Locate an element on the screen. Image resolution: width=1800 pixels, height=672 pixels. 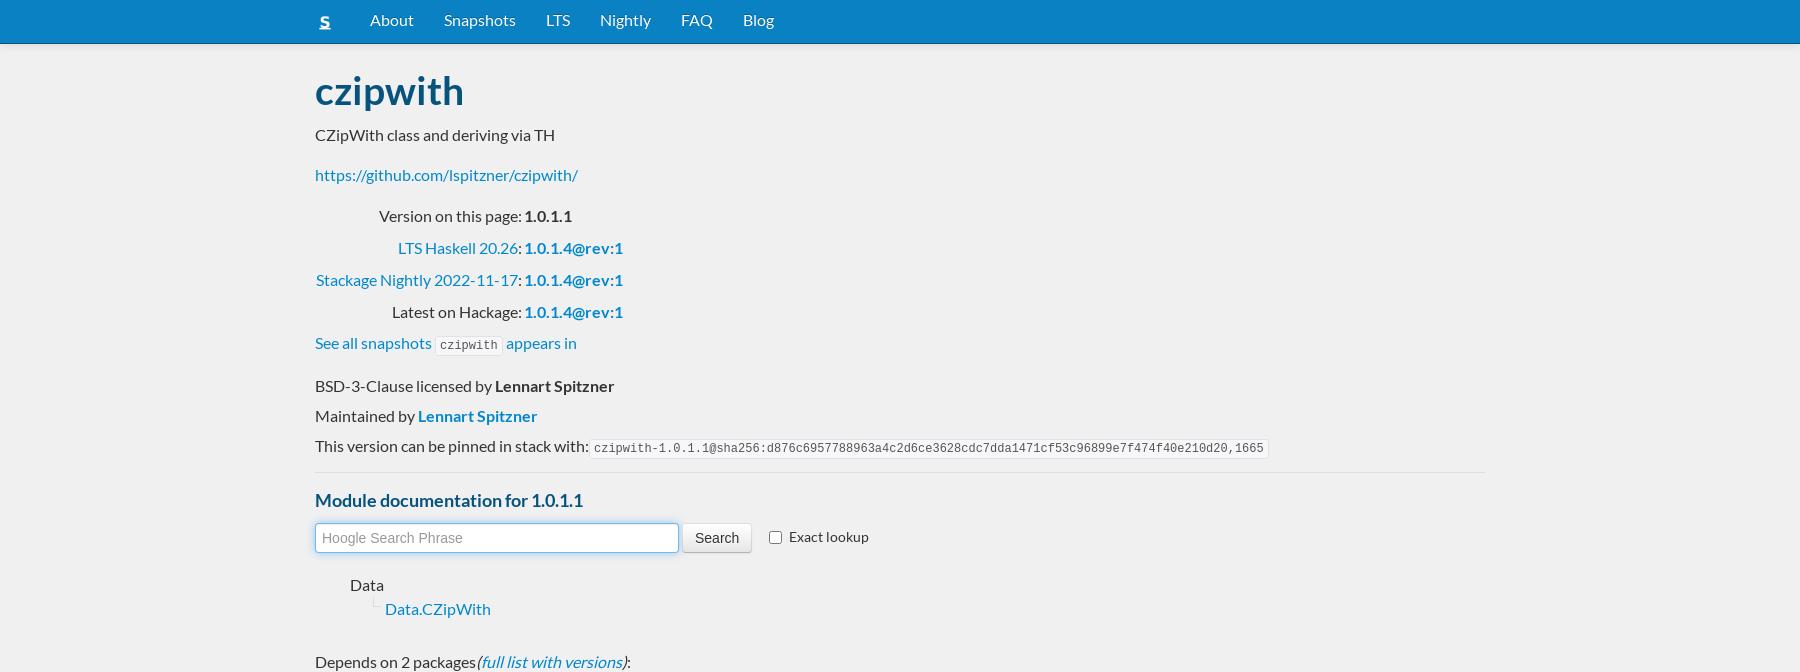
'CZipWith class and deriving via TH' is located at coordinates (435, 133).